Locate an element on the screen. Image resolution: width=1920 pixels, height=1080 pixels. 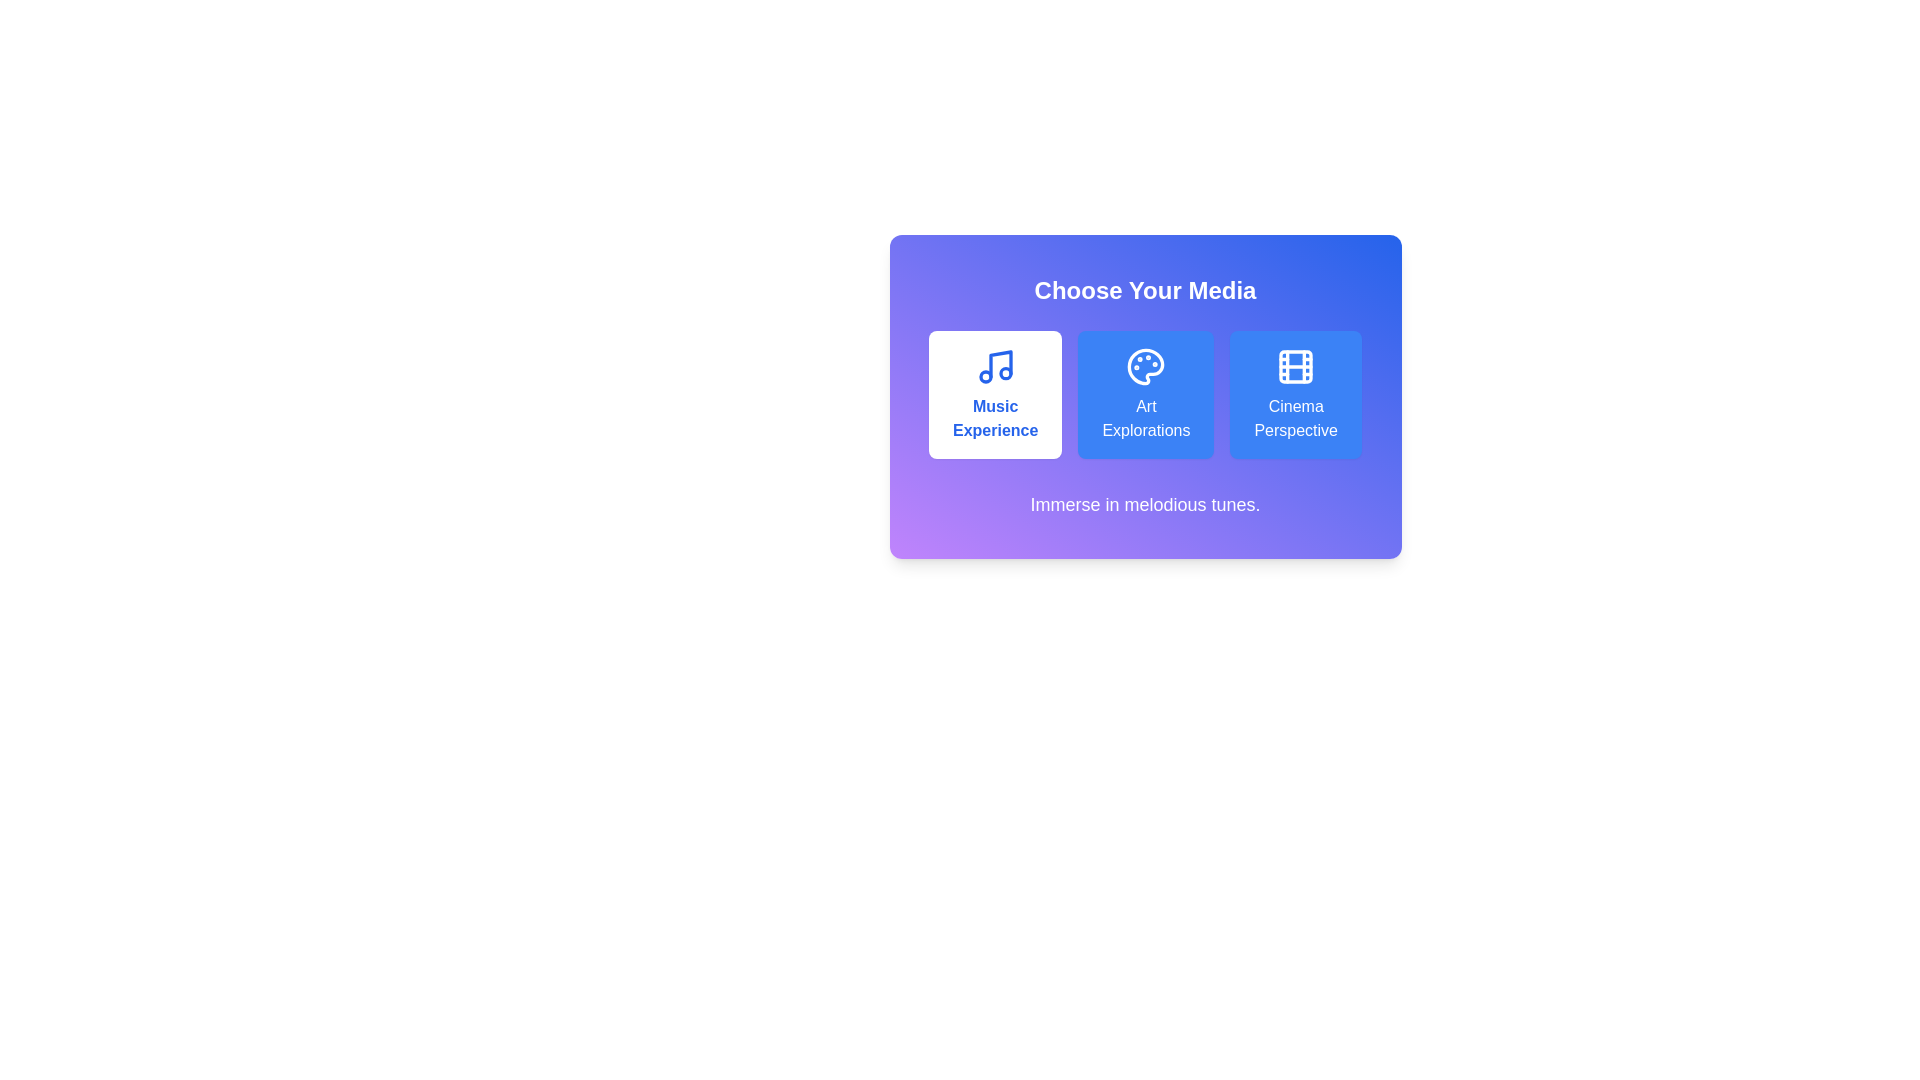
the media option Music Experience by clicking its corresponding button is located at coordinates (995, 394).